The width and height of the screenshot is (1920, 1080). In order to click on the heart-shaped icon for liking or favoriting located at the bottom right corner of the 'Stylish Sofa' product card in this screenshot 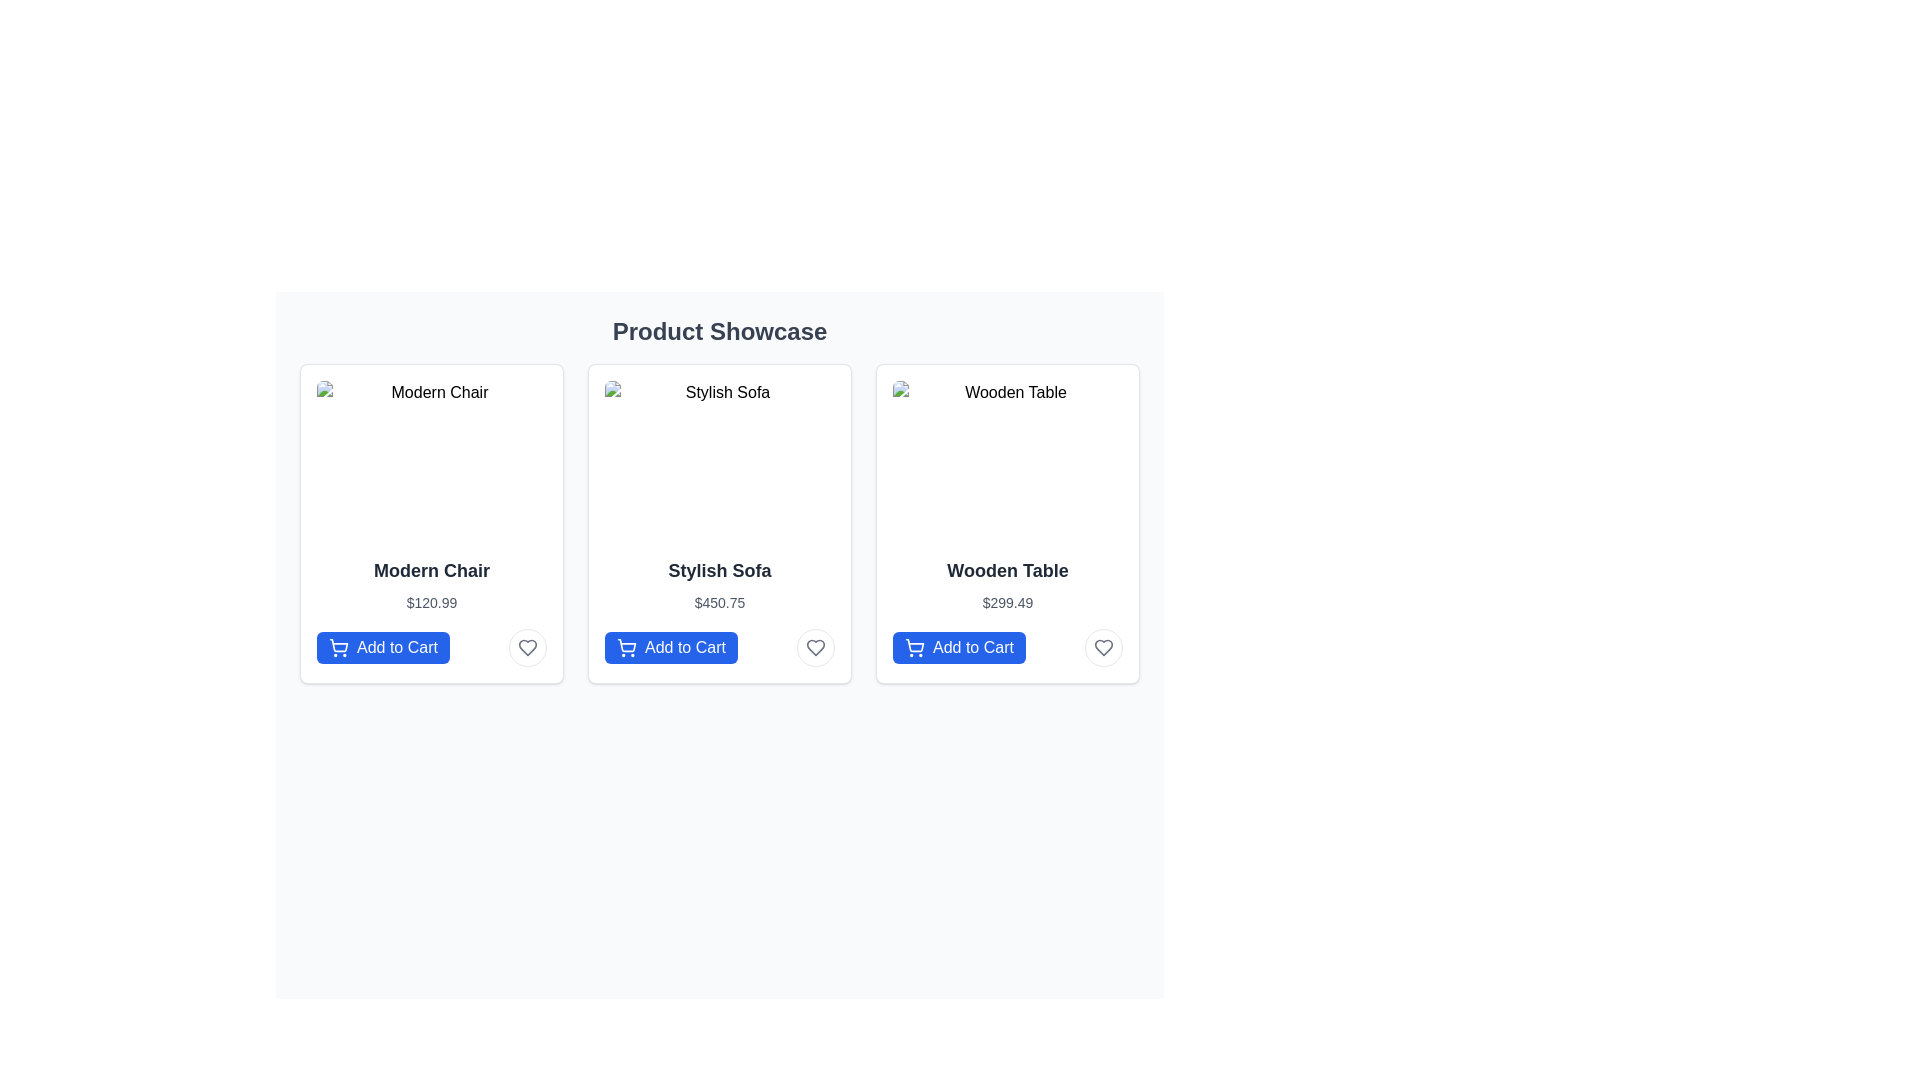, I will do `click(816, 648)`.